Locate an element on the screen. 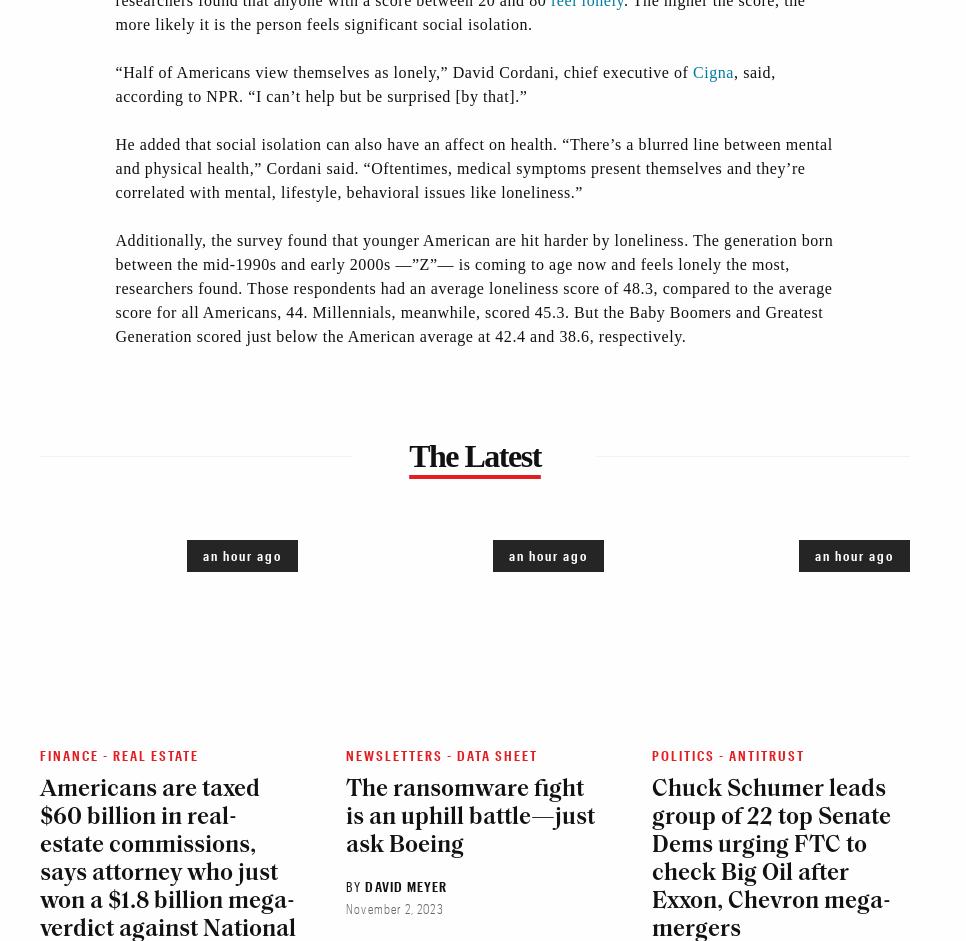 This screenshot has height=941, width=966. 'Business Development' is located at coordinates (266, 582).